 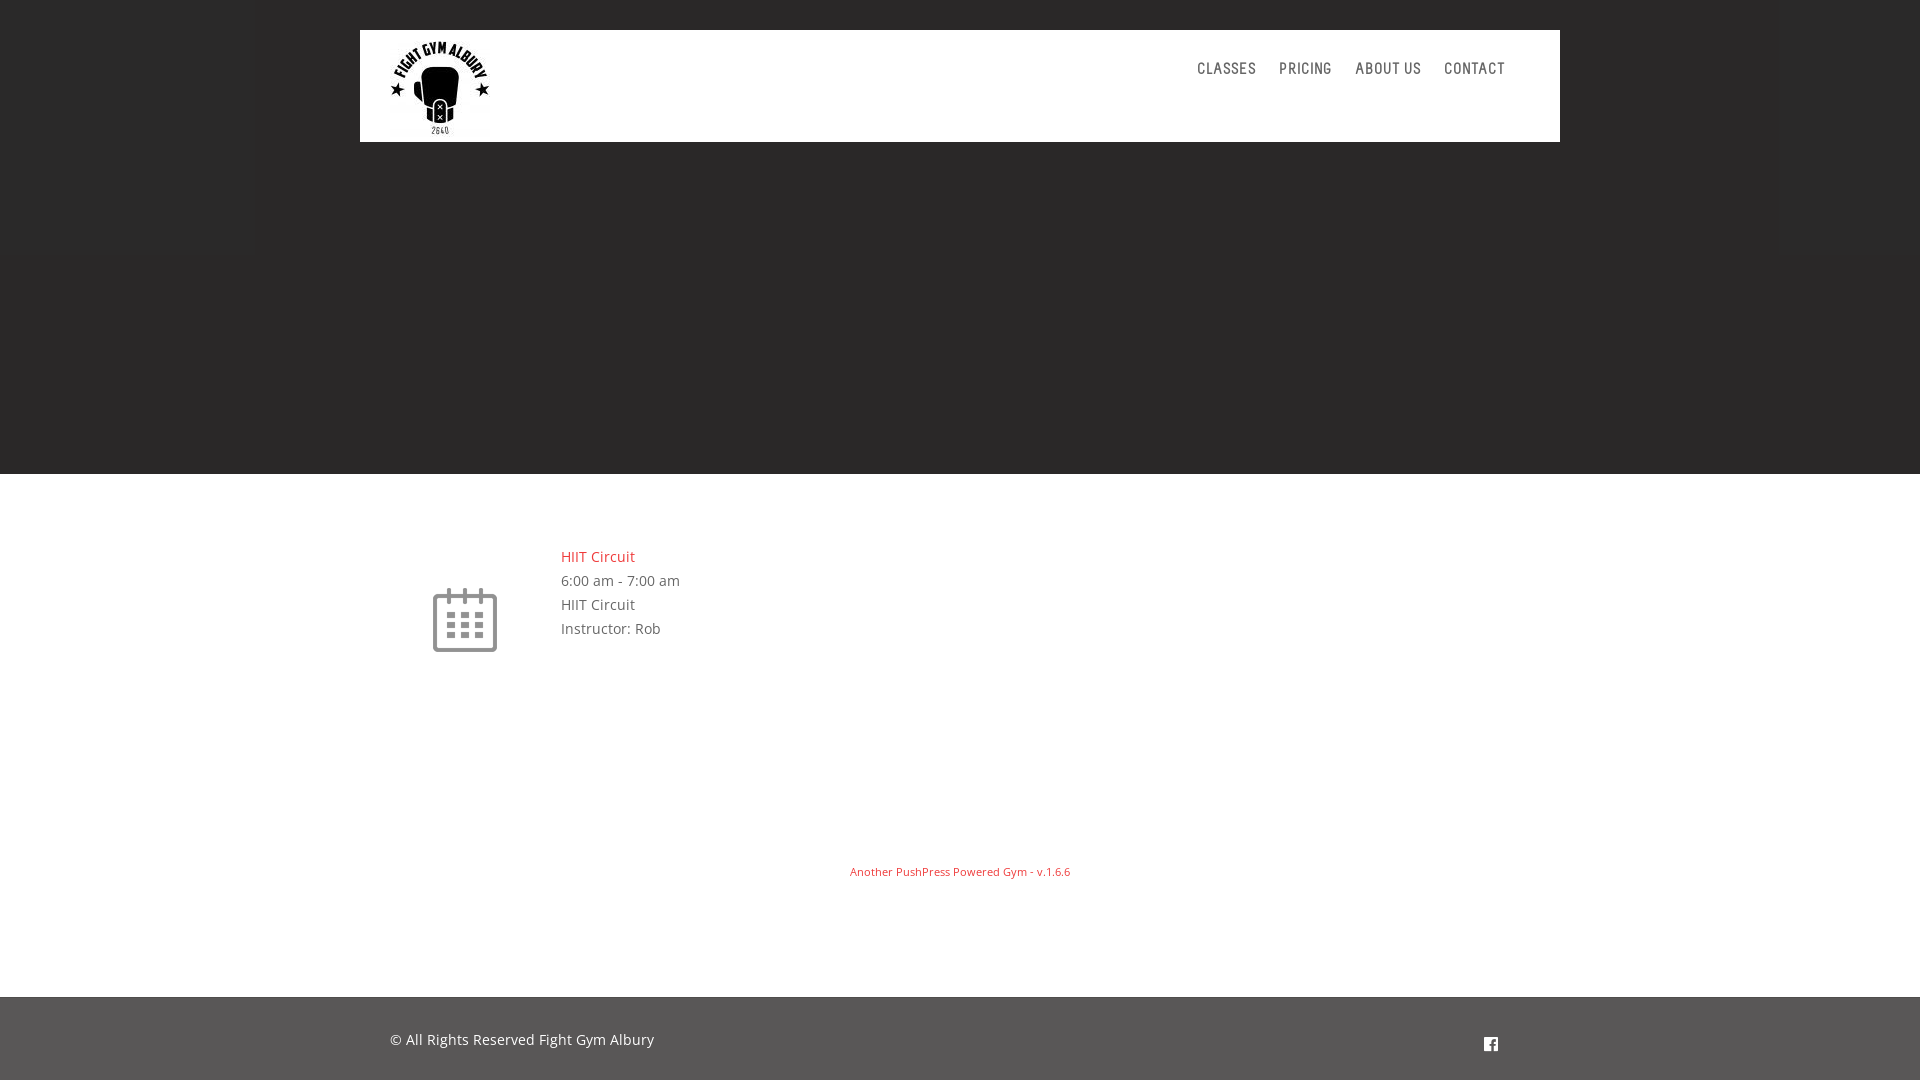 What do you see at coordinates (960, 870) in the screenshot?
I see `'Another PushPress Powered Gym - v.1.6.6'` at bounding box center [960, 870].